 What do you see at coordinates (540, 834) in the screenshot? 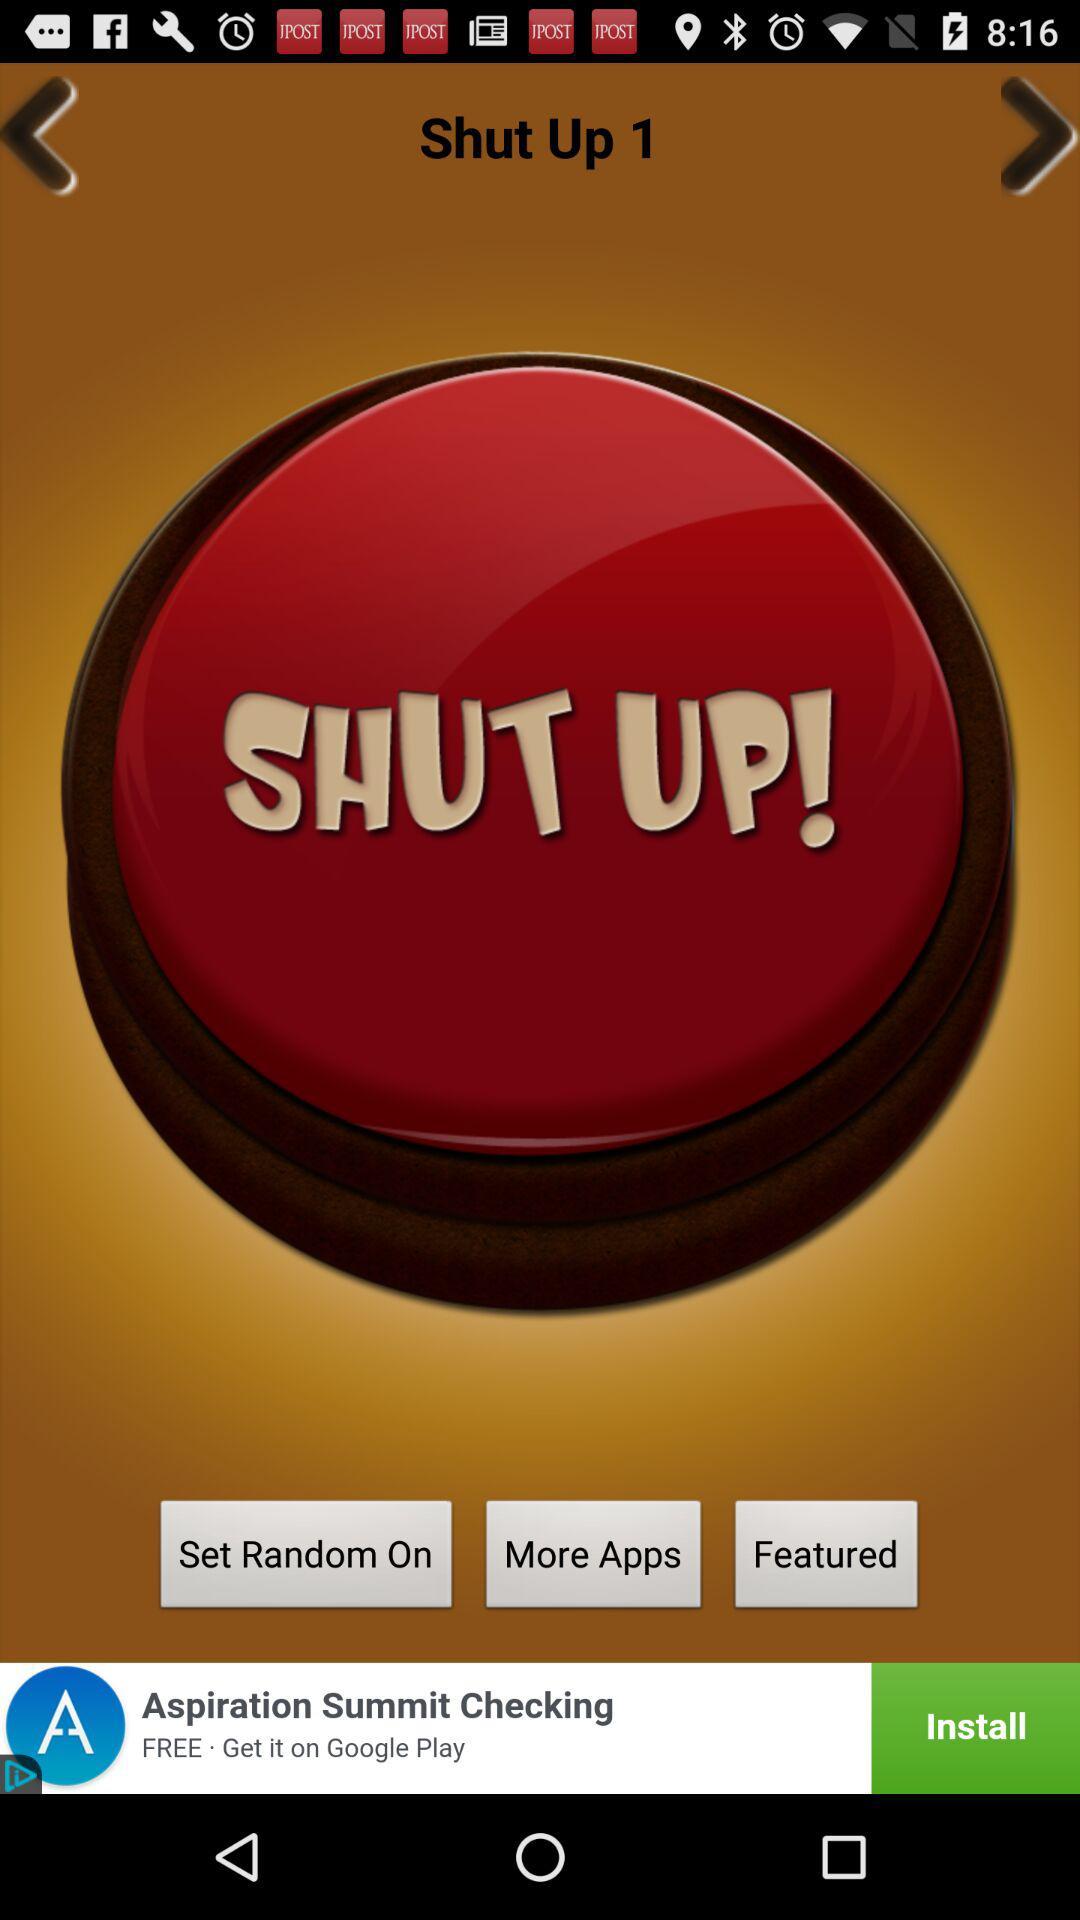
I see `item above the more apps` at bounding box center [540, 834].